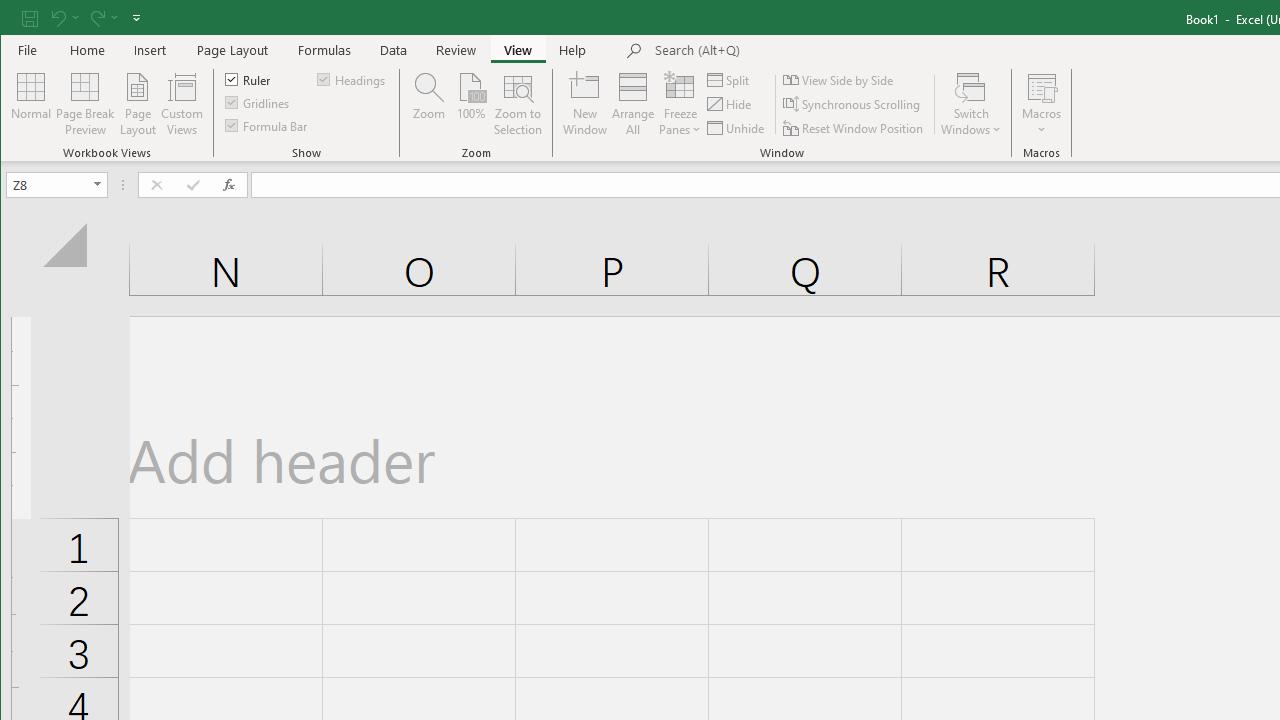 The width and height of the screenshot is (1280, 720). Describe the element at coordinates (247, 78) in the screenshot. I see `'Ruler'` at that location.